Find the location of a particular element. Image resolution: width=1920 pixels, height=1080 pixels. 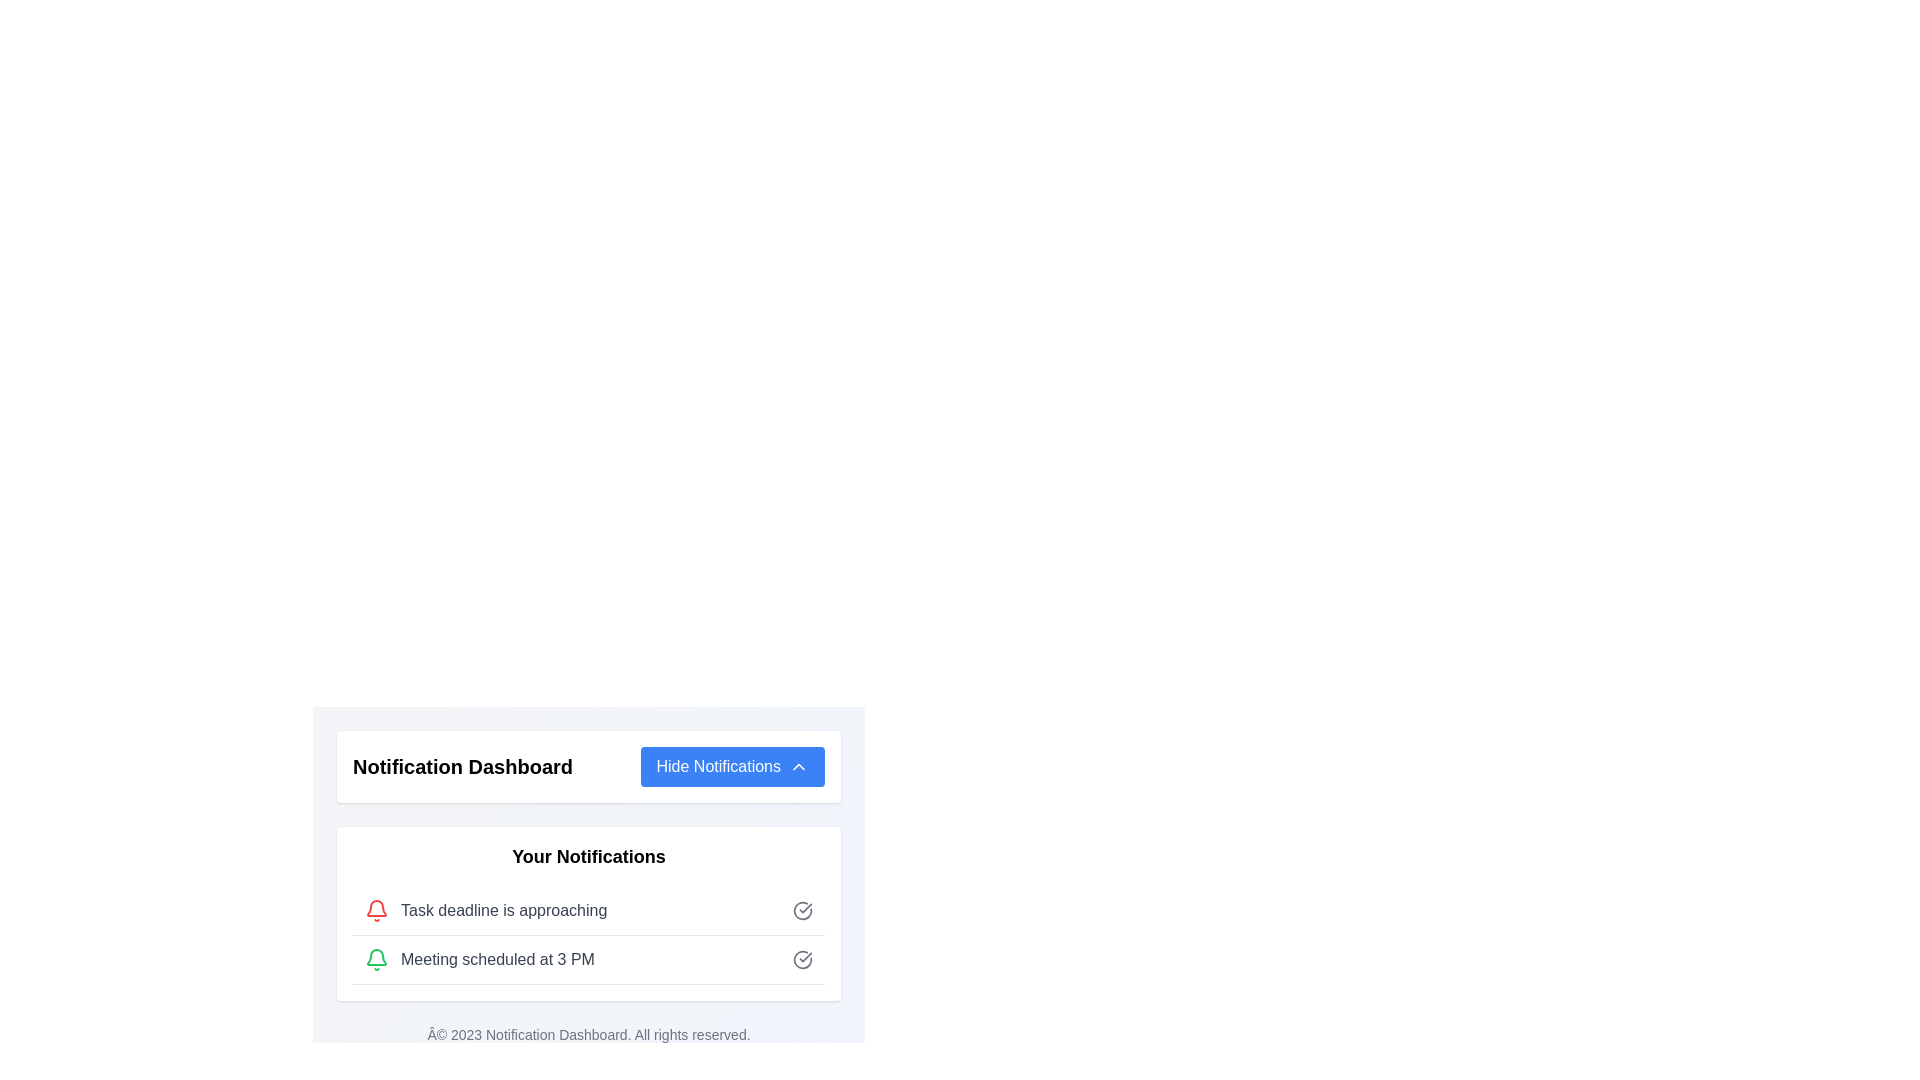

the green bell icon located in the notification section, positioned to the left of the text 'Meeting scheduled at 3 PM' is located at coordinates (377, 959).